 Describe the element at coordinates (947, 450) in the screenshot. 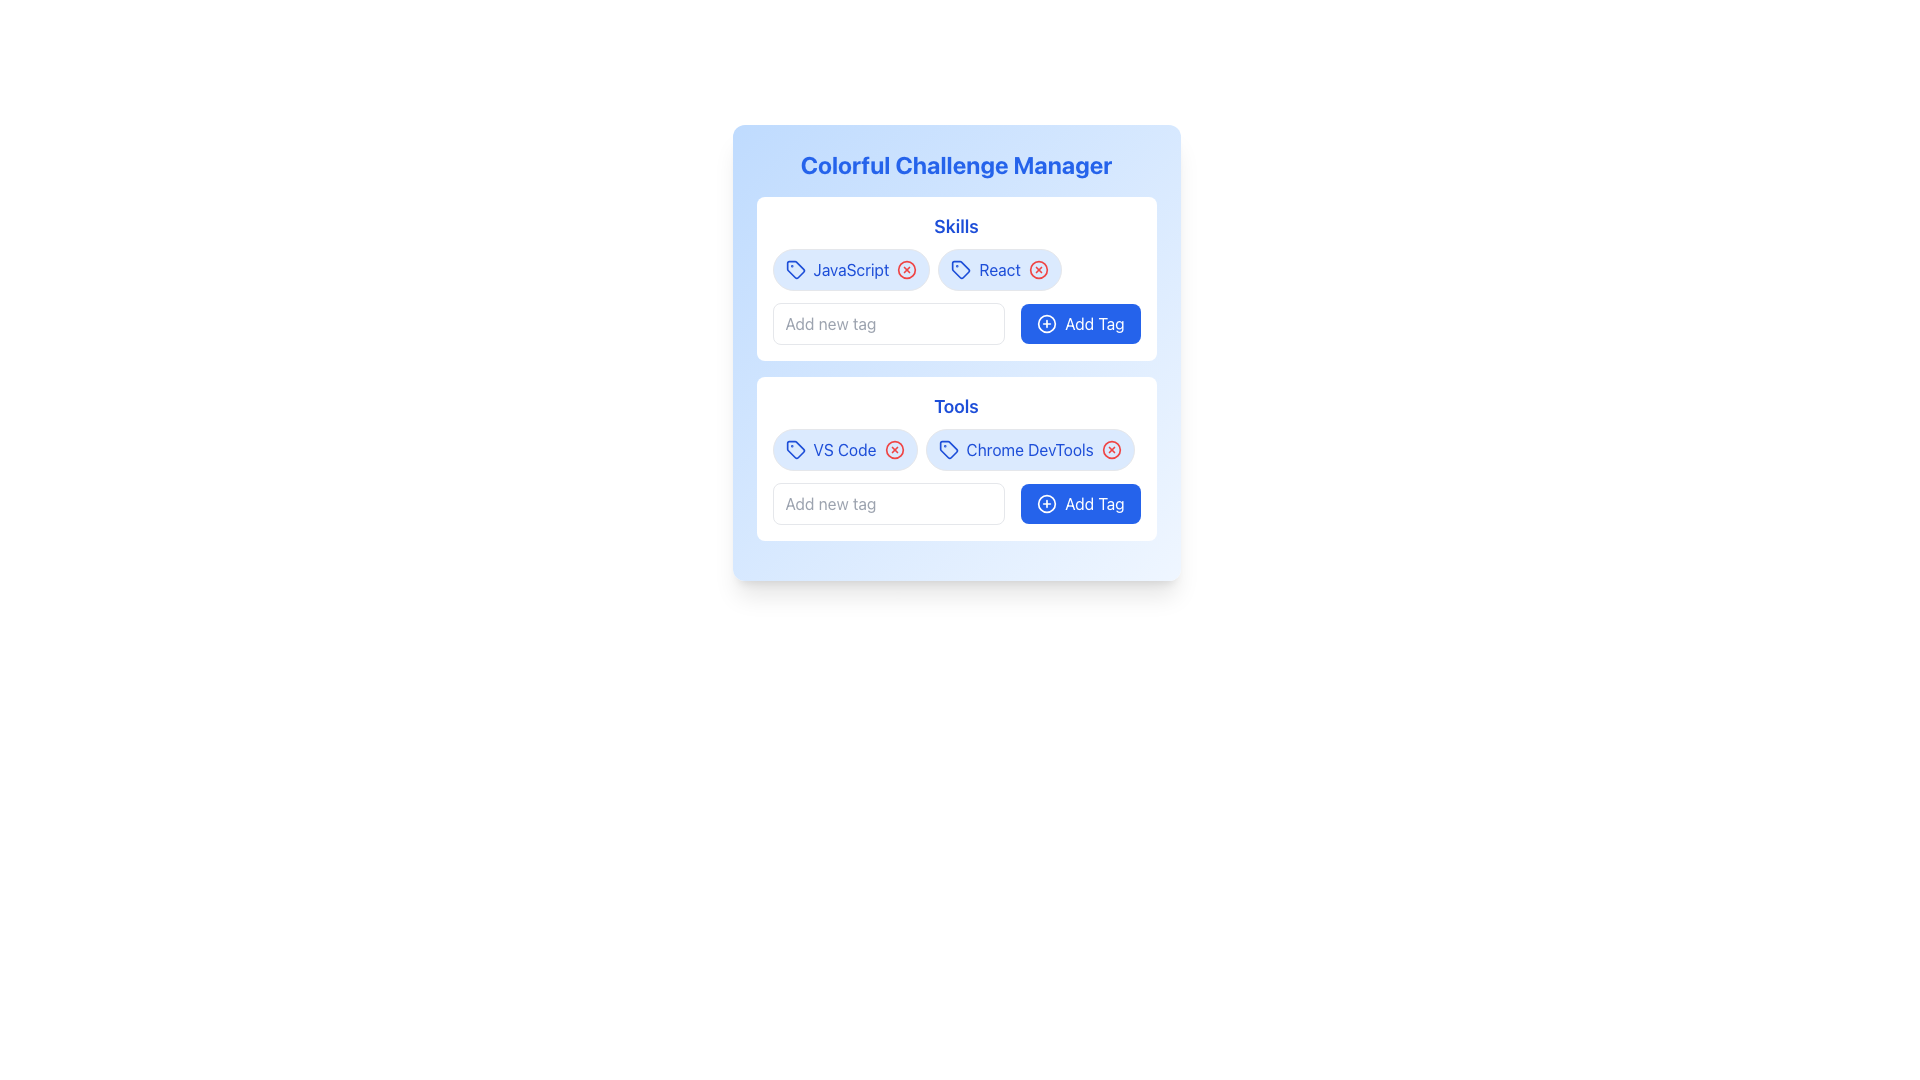

I see `the tag icon for 'Chrome DevTools', which is the leftmost component in the 'Tools' section, enhancing the visual meaning of the tag` at that location.